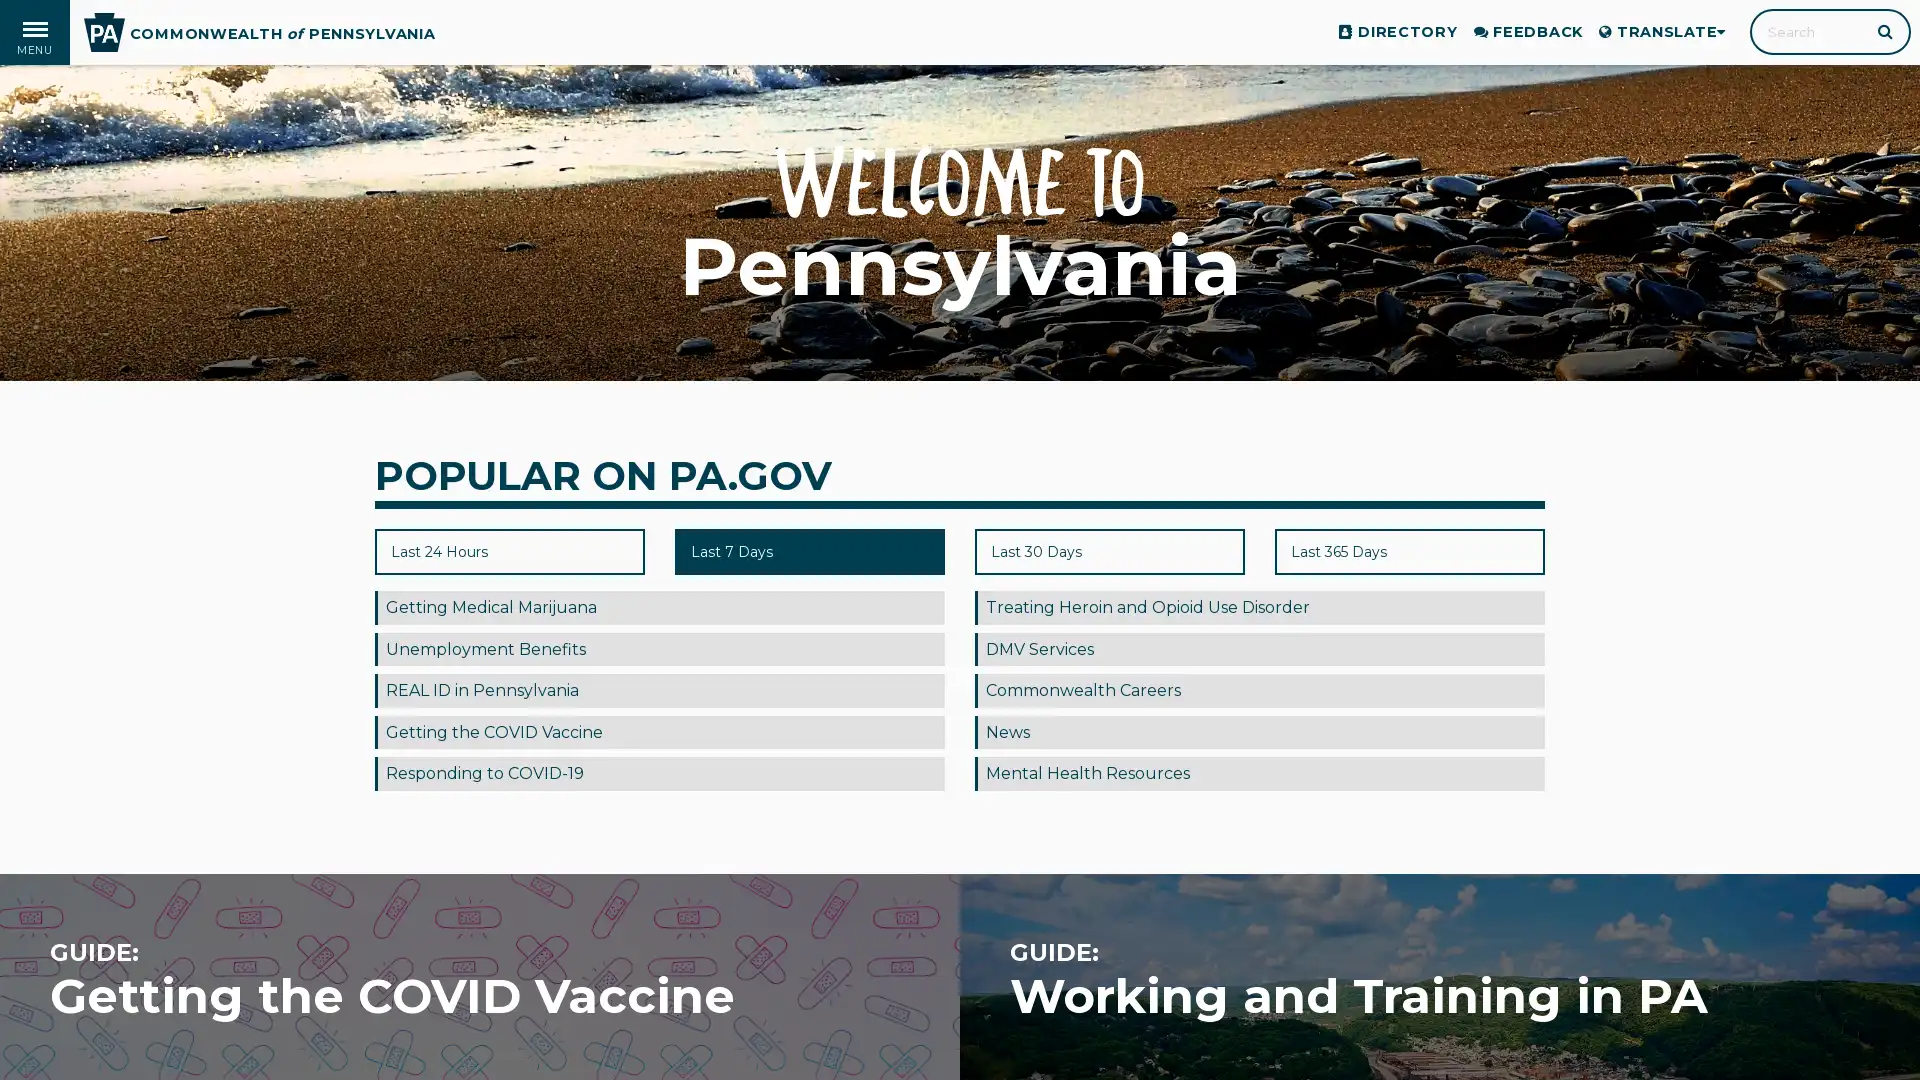 This screenshot has width=1920, height=1080. What do you see at coordinates (1886, 30) in the screenshot?
I see `Search` at bounding box center [1886, 30].